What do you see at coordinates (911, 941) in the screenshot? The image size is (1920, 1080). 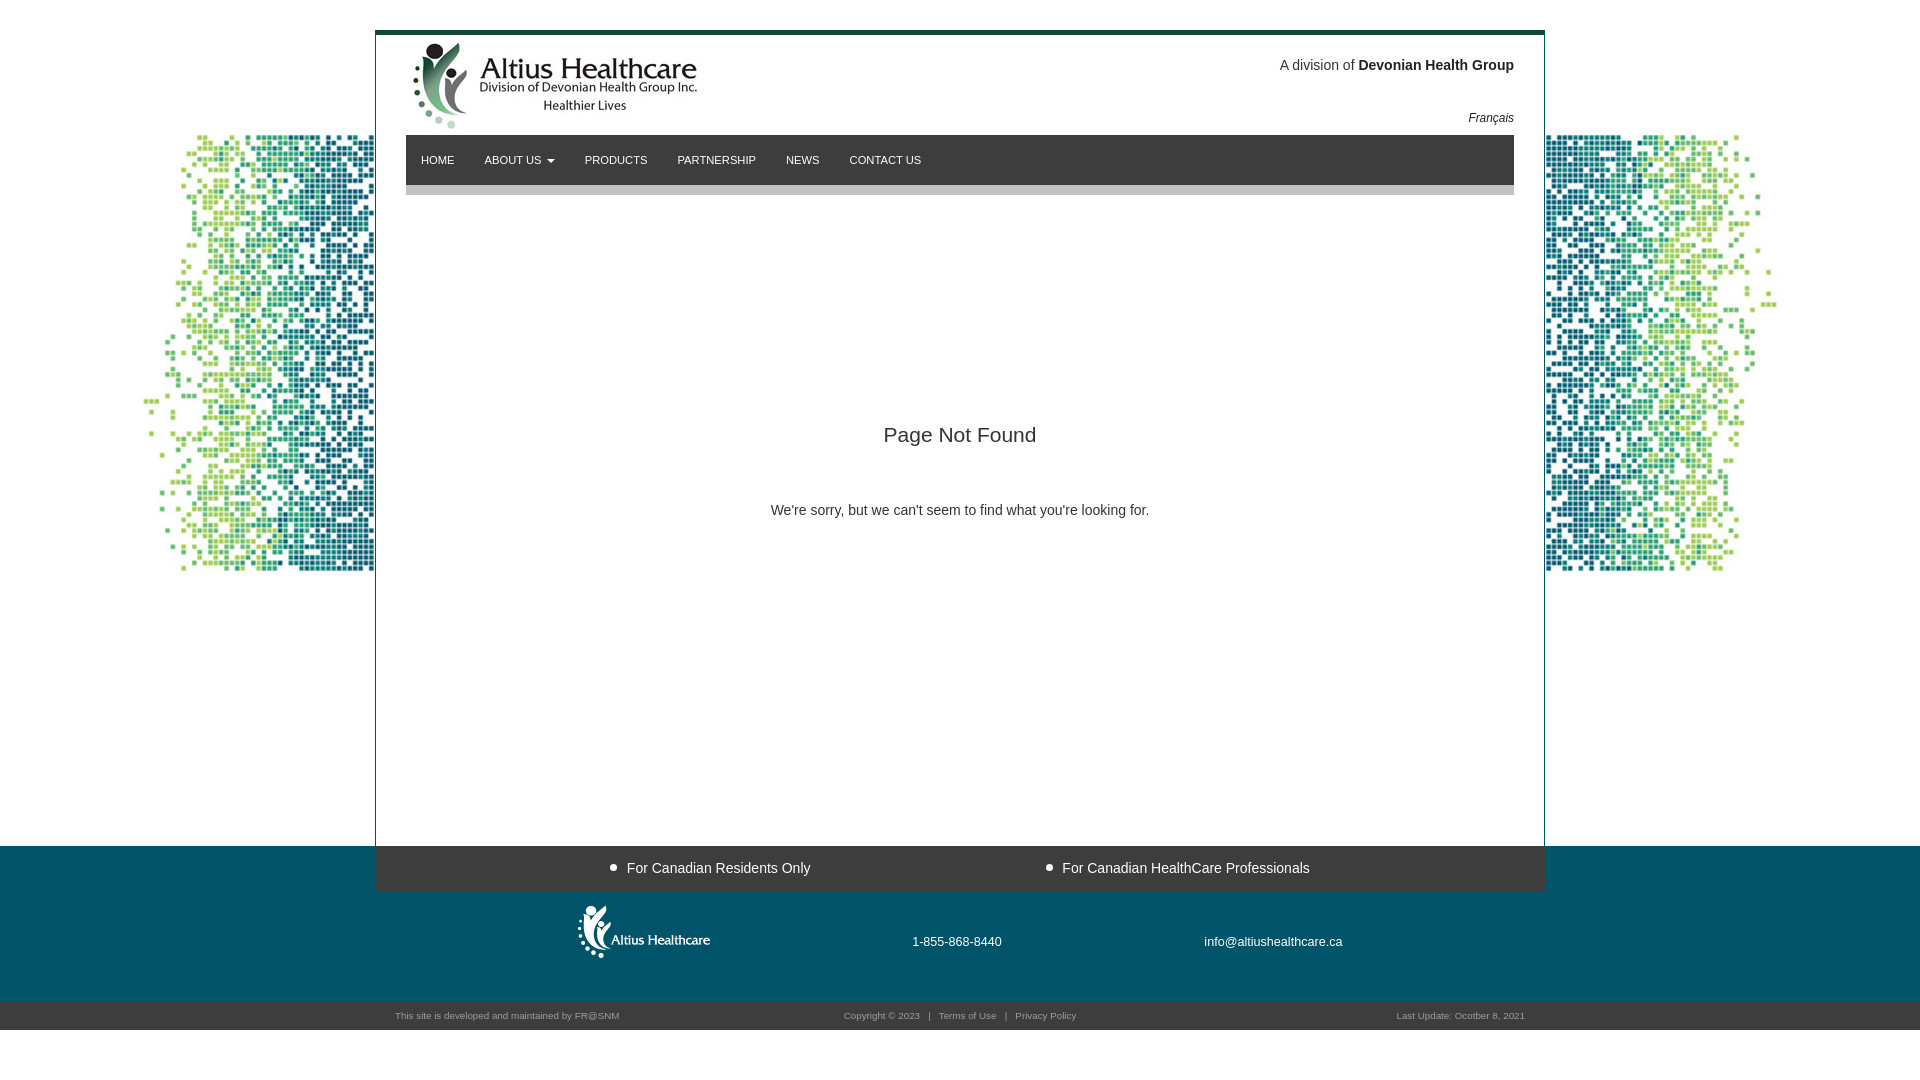 I see `'1-855-868-8440'` at bounding box center [911, 941].